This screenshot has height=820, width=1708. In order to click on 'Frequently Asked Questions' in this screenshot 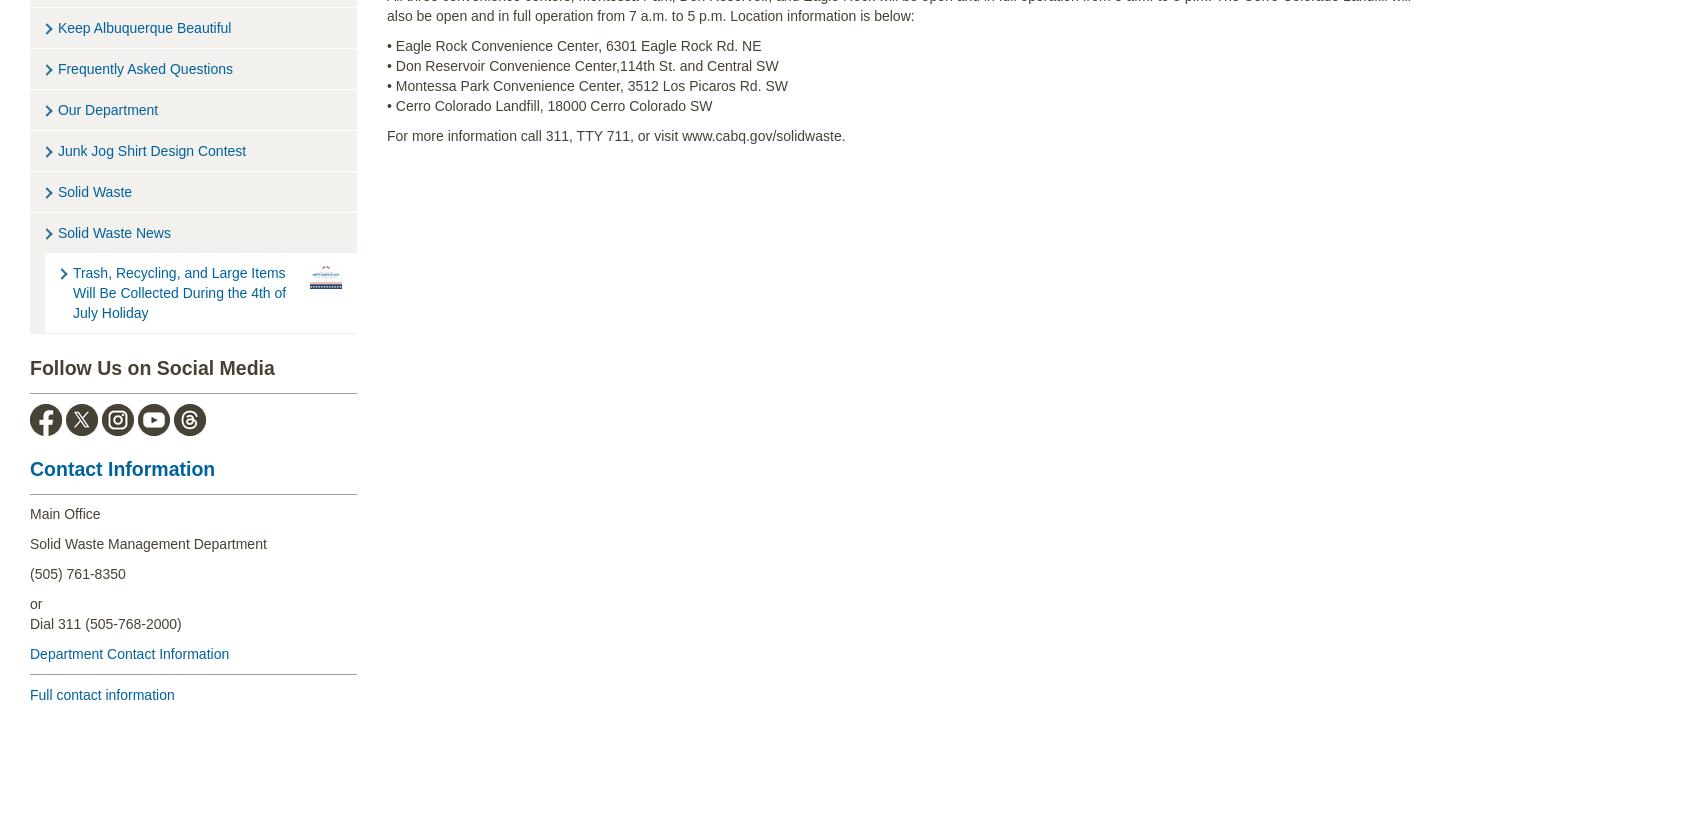, I will do `click(143, 67)`.